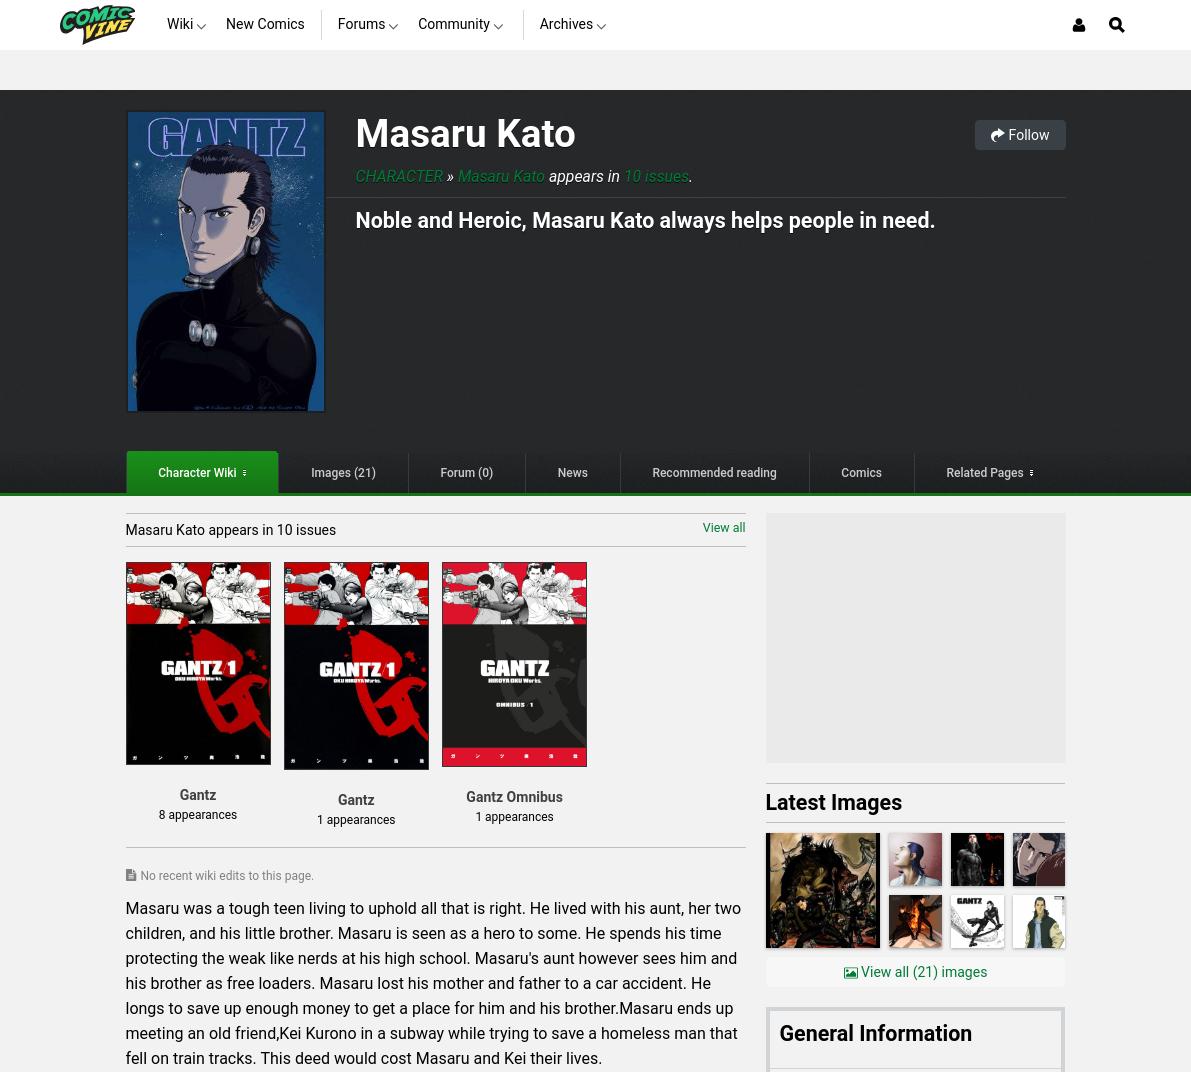 The image size is (1191, 1072). What do you see at coordinates (833, 802) in the screenshot?
I see `'Latest Images'` at bounding box center [833, 802].